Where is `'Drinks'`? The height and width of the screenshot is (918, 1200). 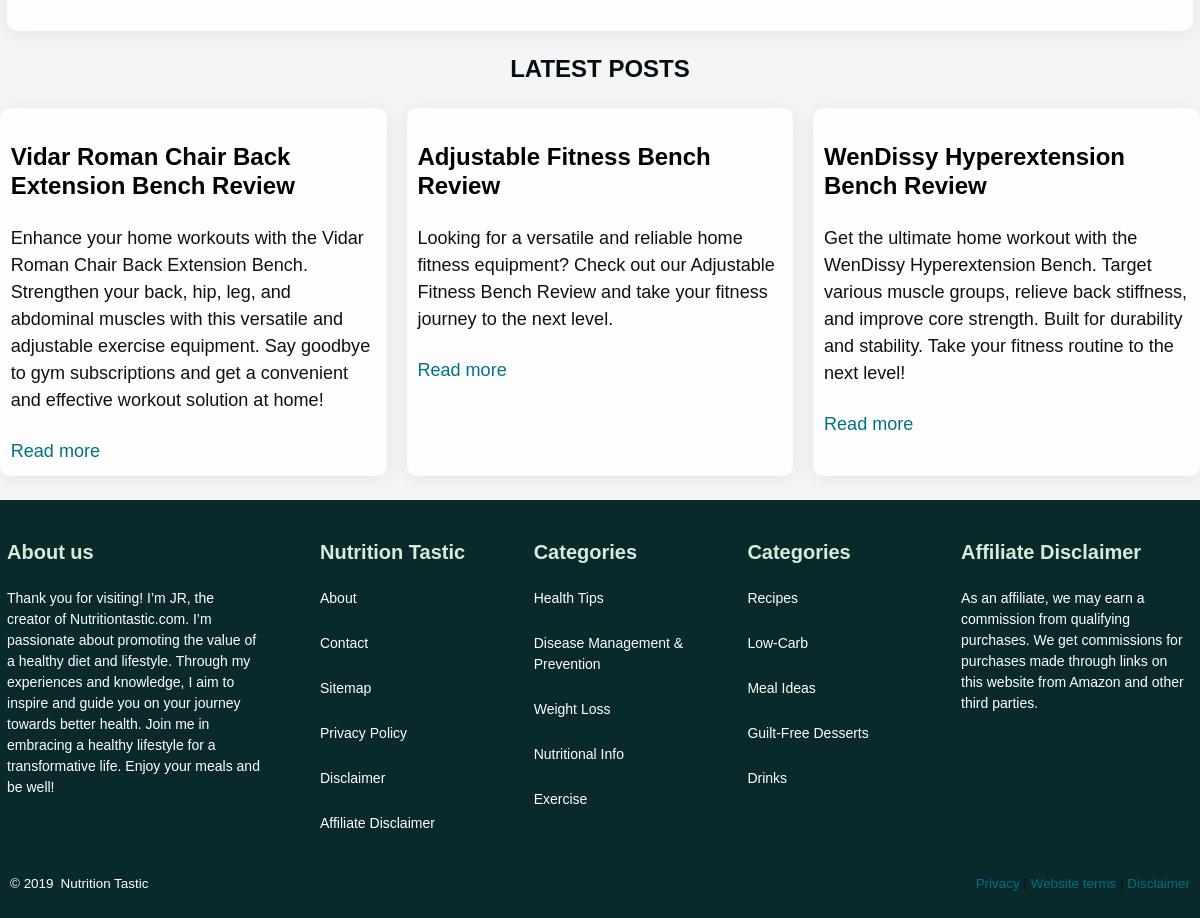
'Drinks' is located at coordinates (766, 778).